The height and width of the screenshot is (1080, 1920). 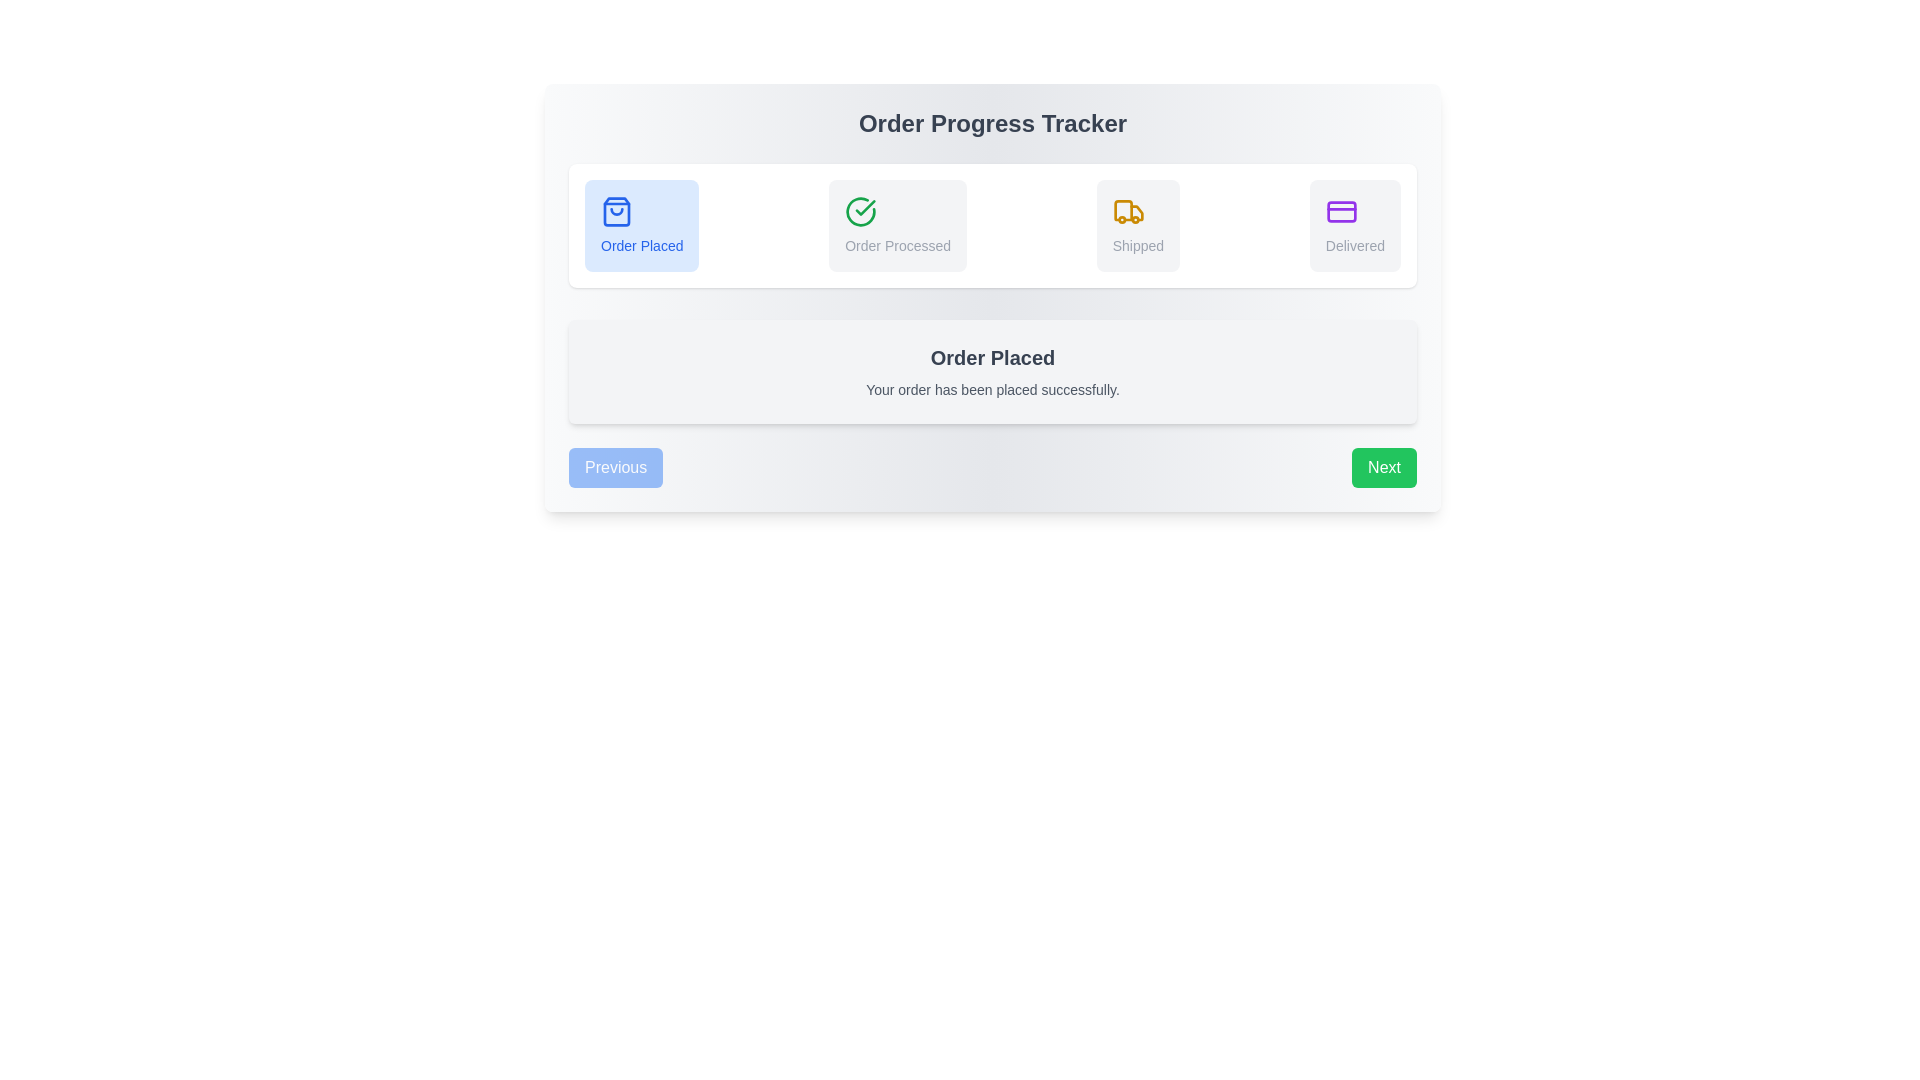 I want to click on the Static Text Label that indicates the title or purpose of the content in the step-by-step order tracking interface, so click(x=993, y=123).